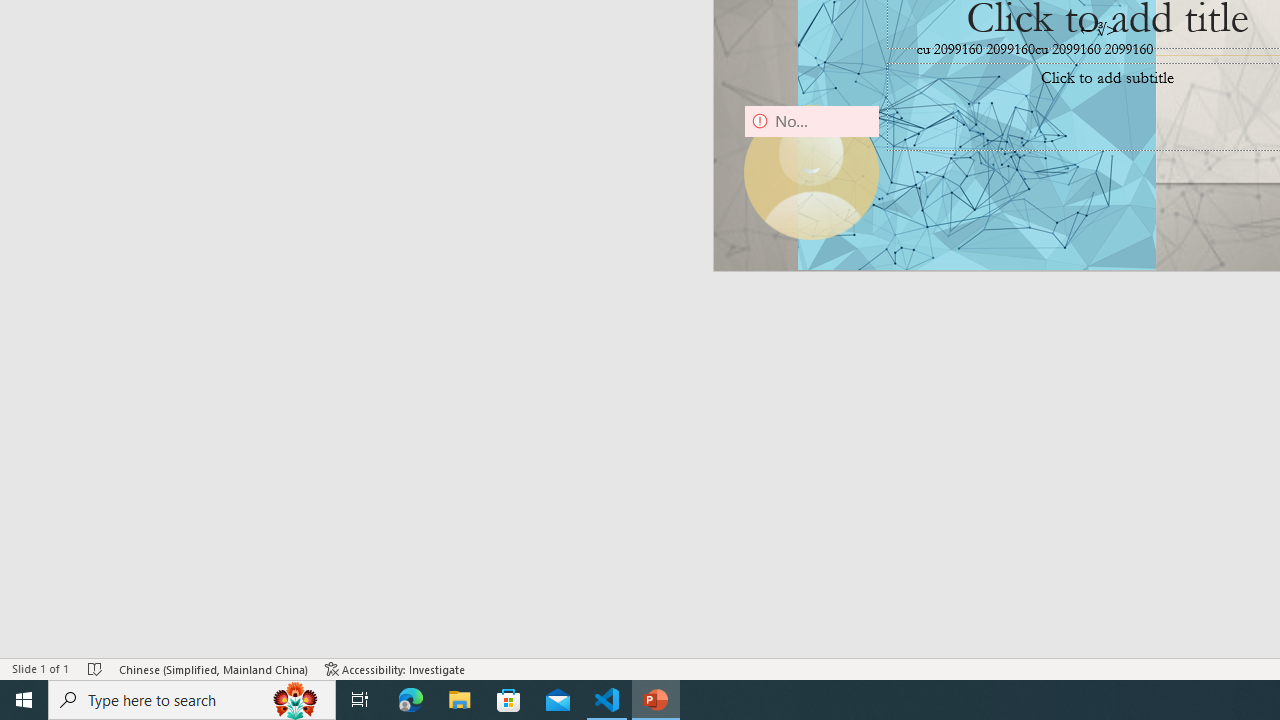  What do you see at coordinates (1098, 30) in the screenshot?
I see `'TextBox 7'` at bounding box center [1098, 30].